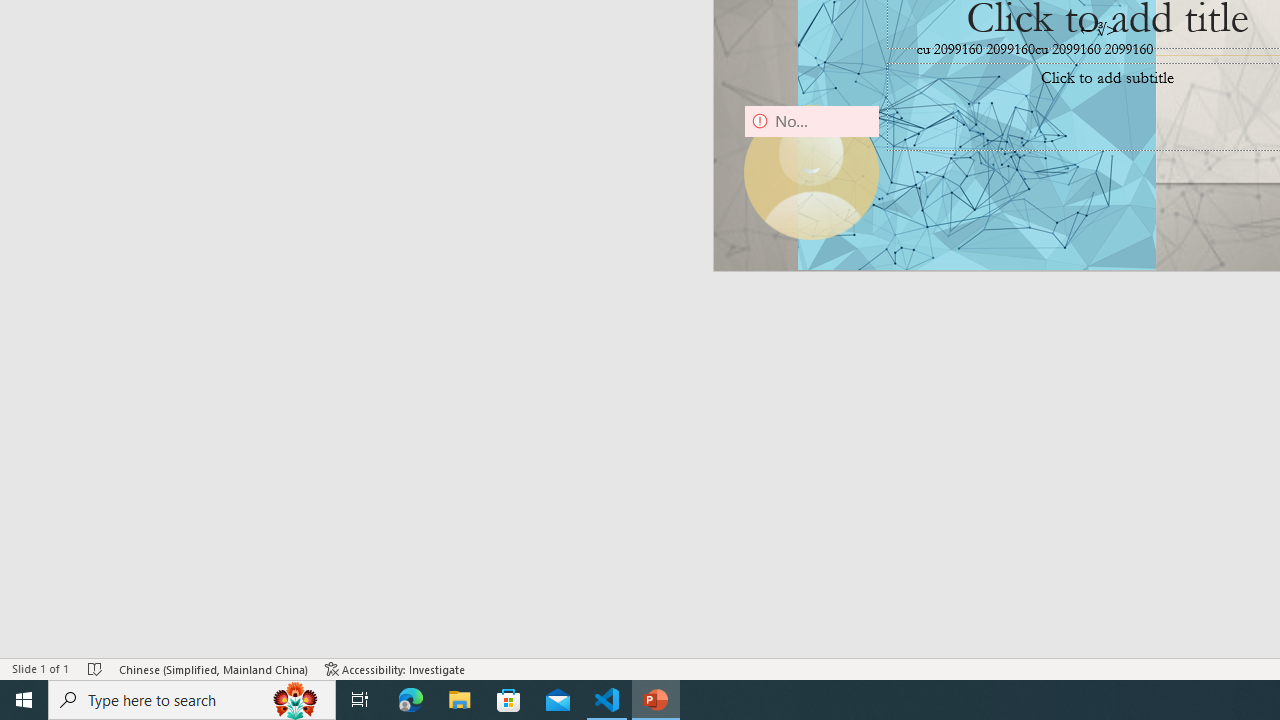  What do you see at coordinates (1098, 30) in the screenshot?
I see `'TextBox 7'` at bounding box center [1098, 30].